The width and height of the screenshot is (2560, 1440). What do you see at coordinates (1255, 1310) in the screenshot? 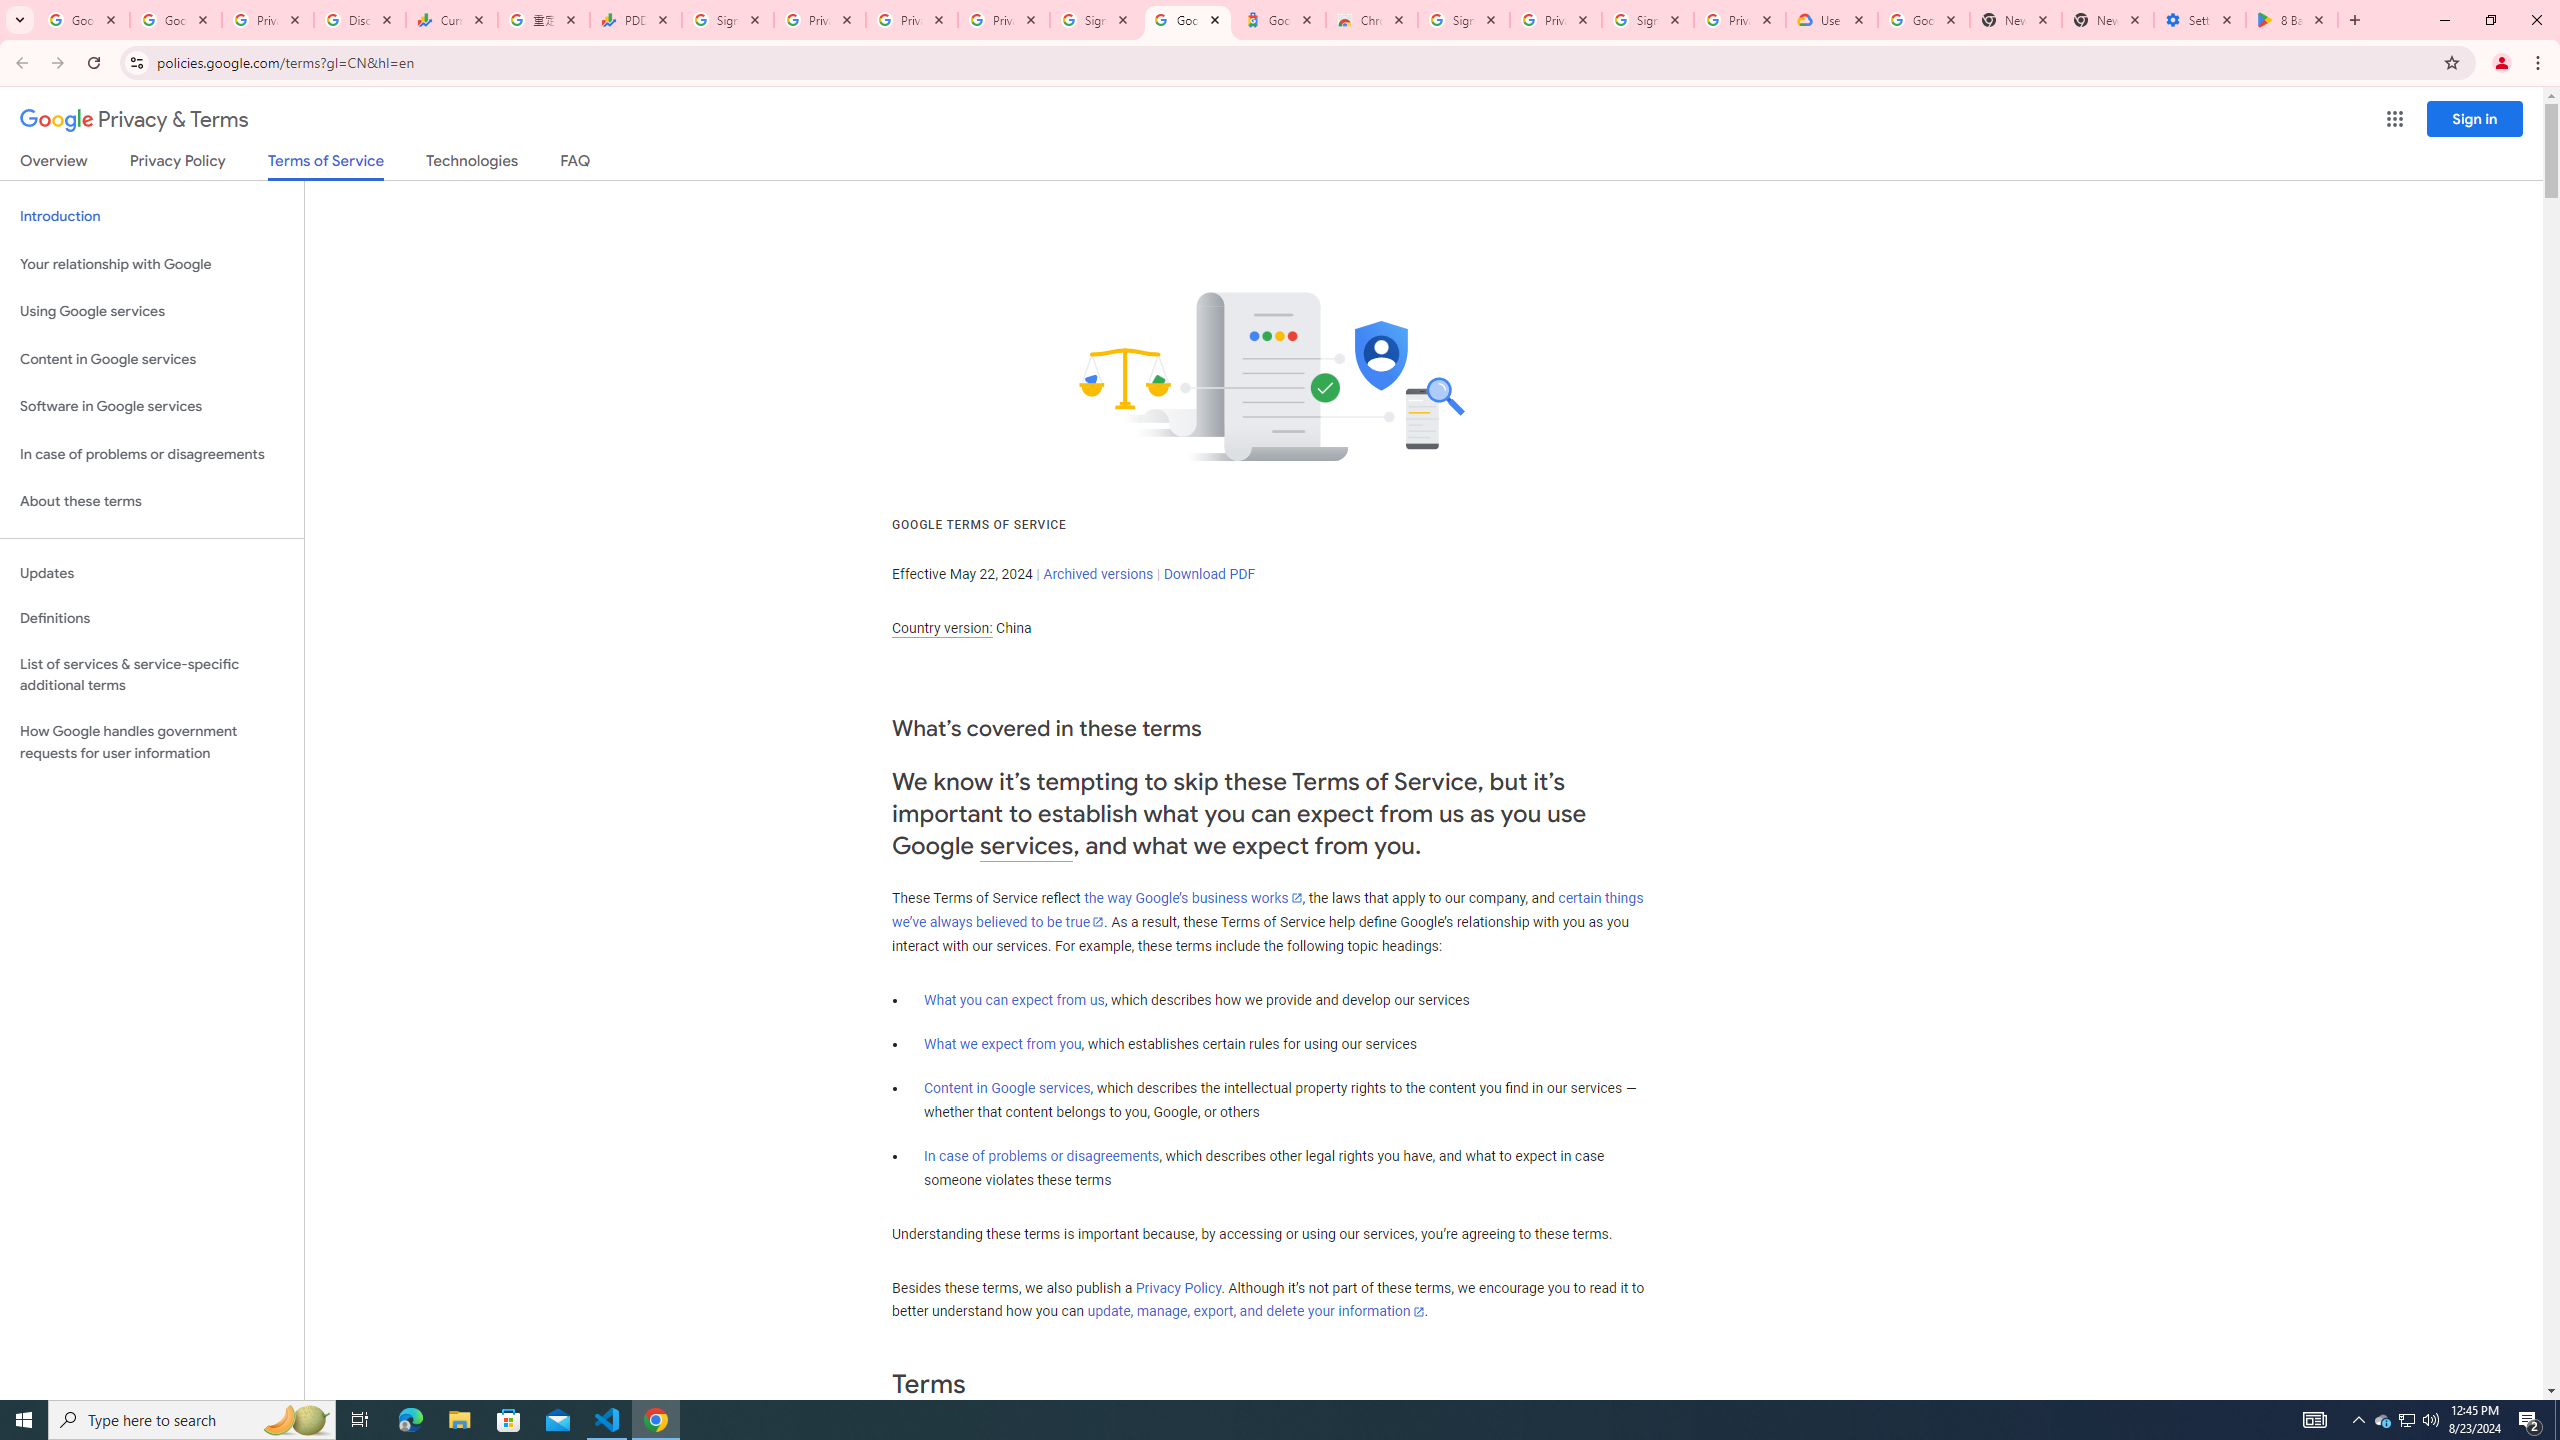
I see `'update, manage, export, and delete your information'` at bounding box center [1255, 1310].